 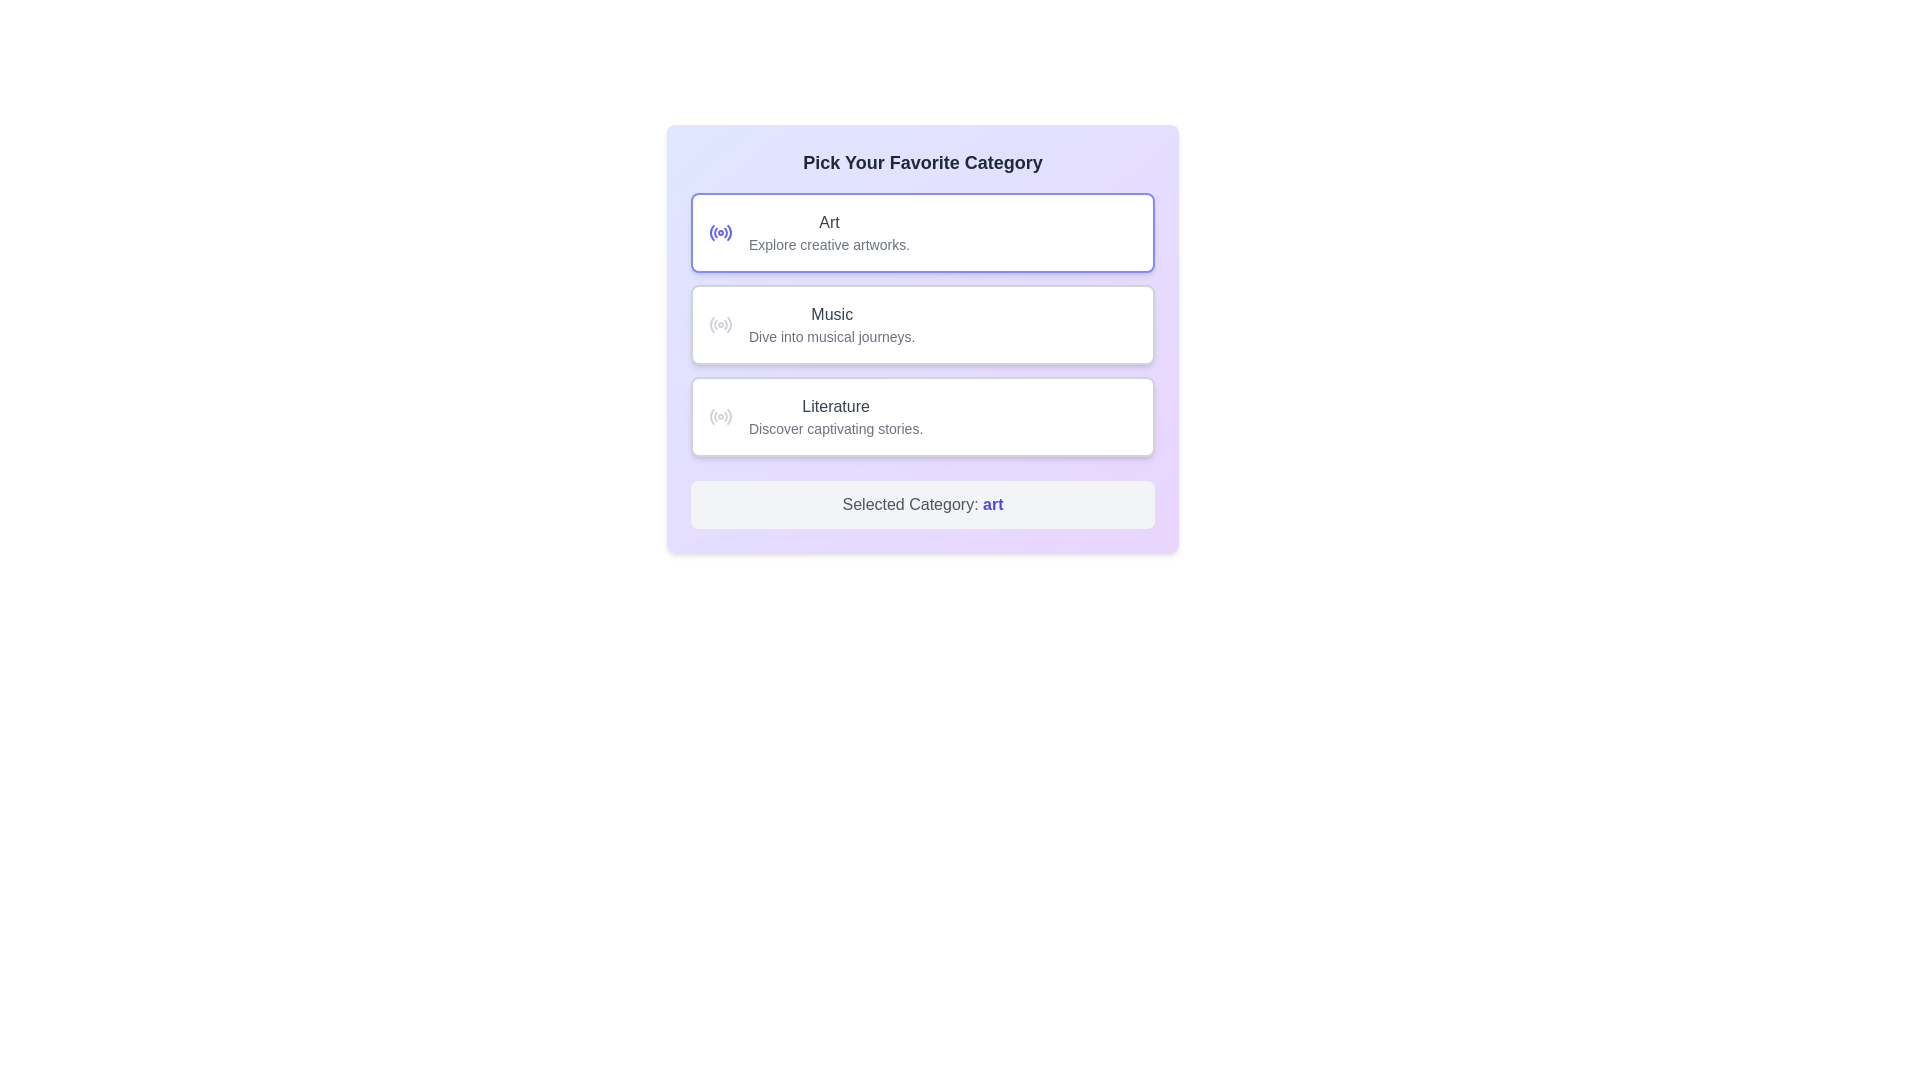 What do you see at coordinates (921, 415) in the screenshot?
I see `the selectable list item titled 'Literature'` at bounding box center [921, 415].